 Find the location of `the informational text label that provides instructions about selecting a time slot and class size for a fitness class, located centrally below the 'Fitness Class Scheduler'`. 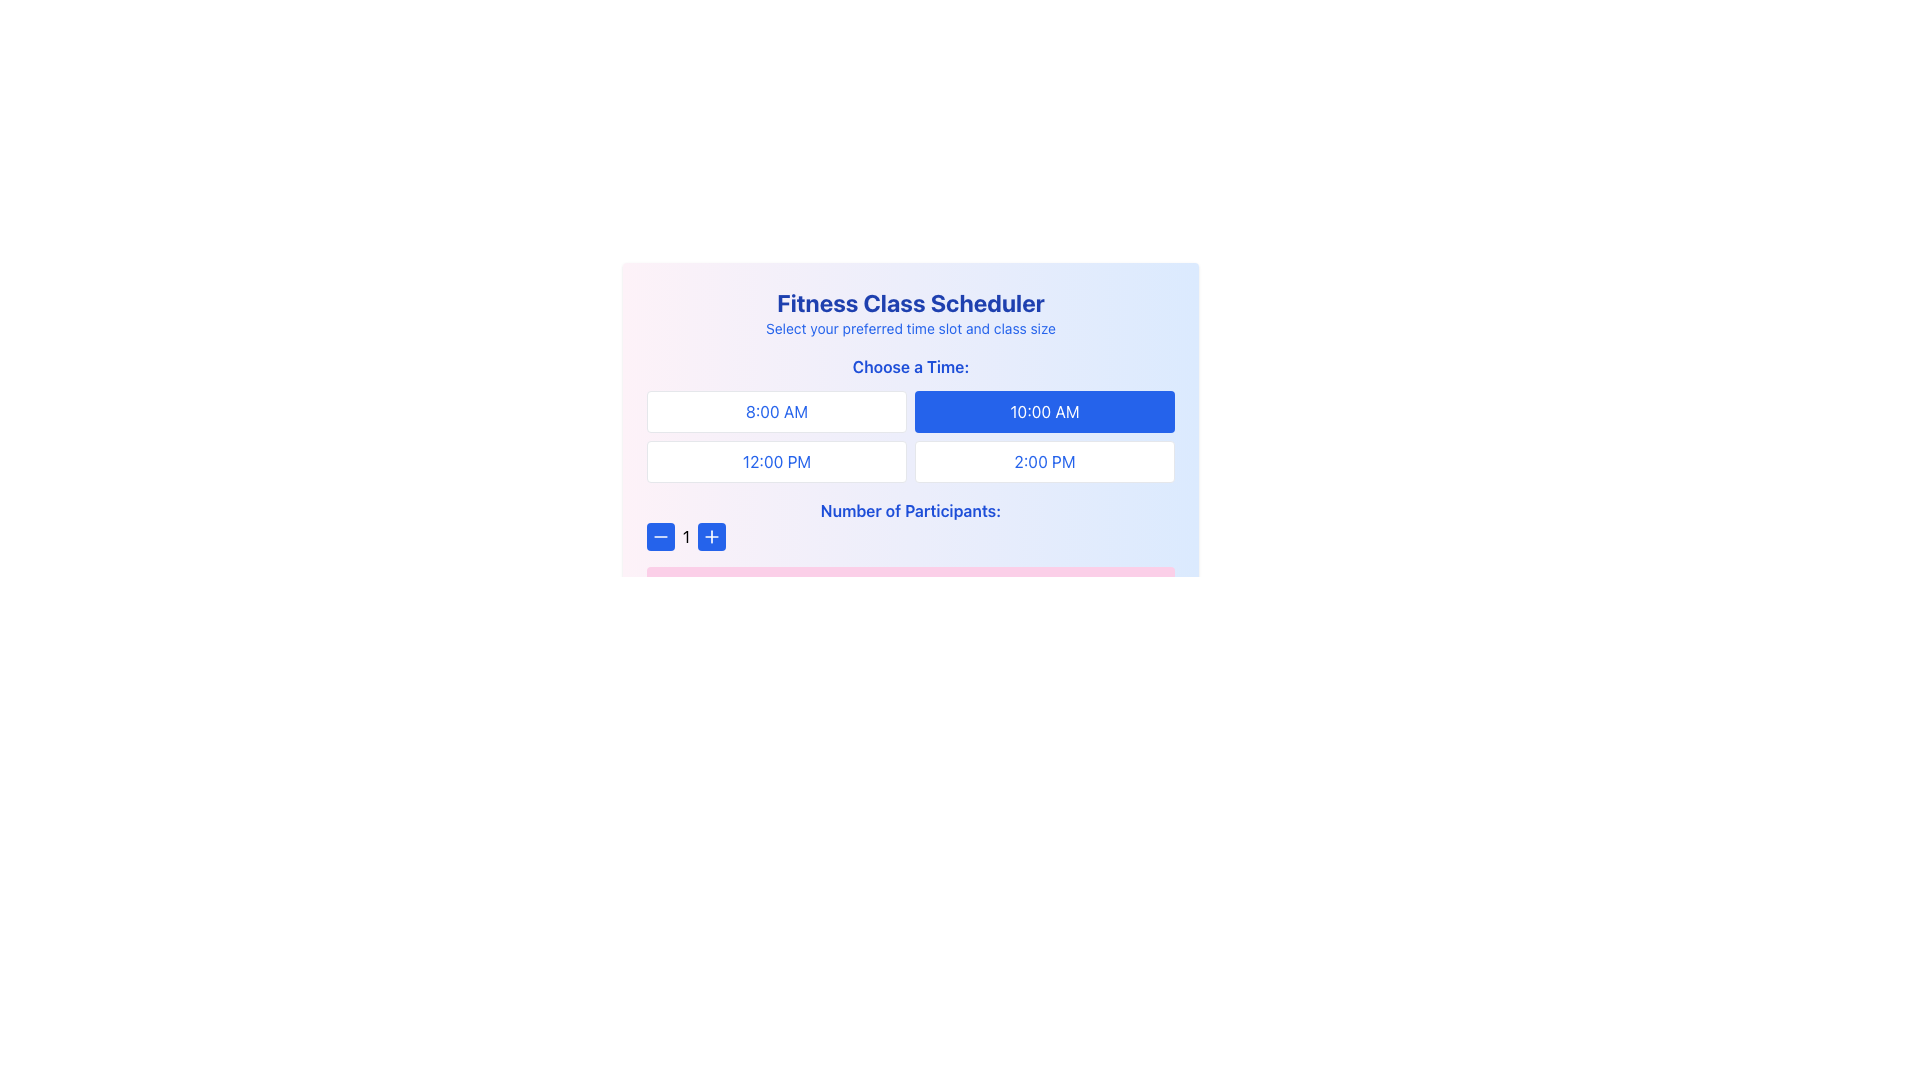

the informational text label that provides instructions about selecting a time slot and class size for a fitness class, located centrally below the 'Fitness Class Scheduler' is located at coordinates (910, 327).